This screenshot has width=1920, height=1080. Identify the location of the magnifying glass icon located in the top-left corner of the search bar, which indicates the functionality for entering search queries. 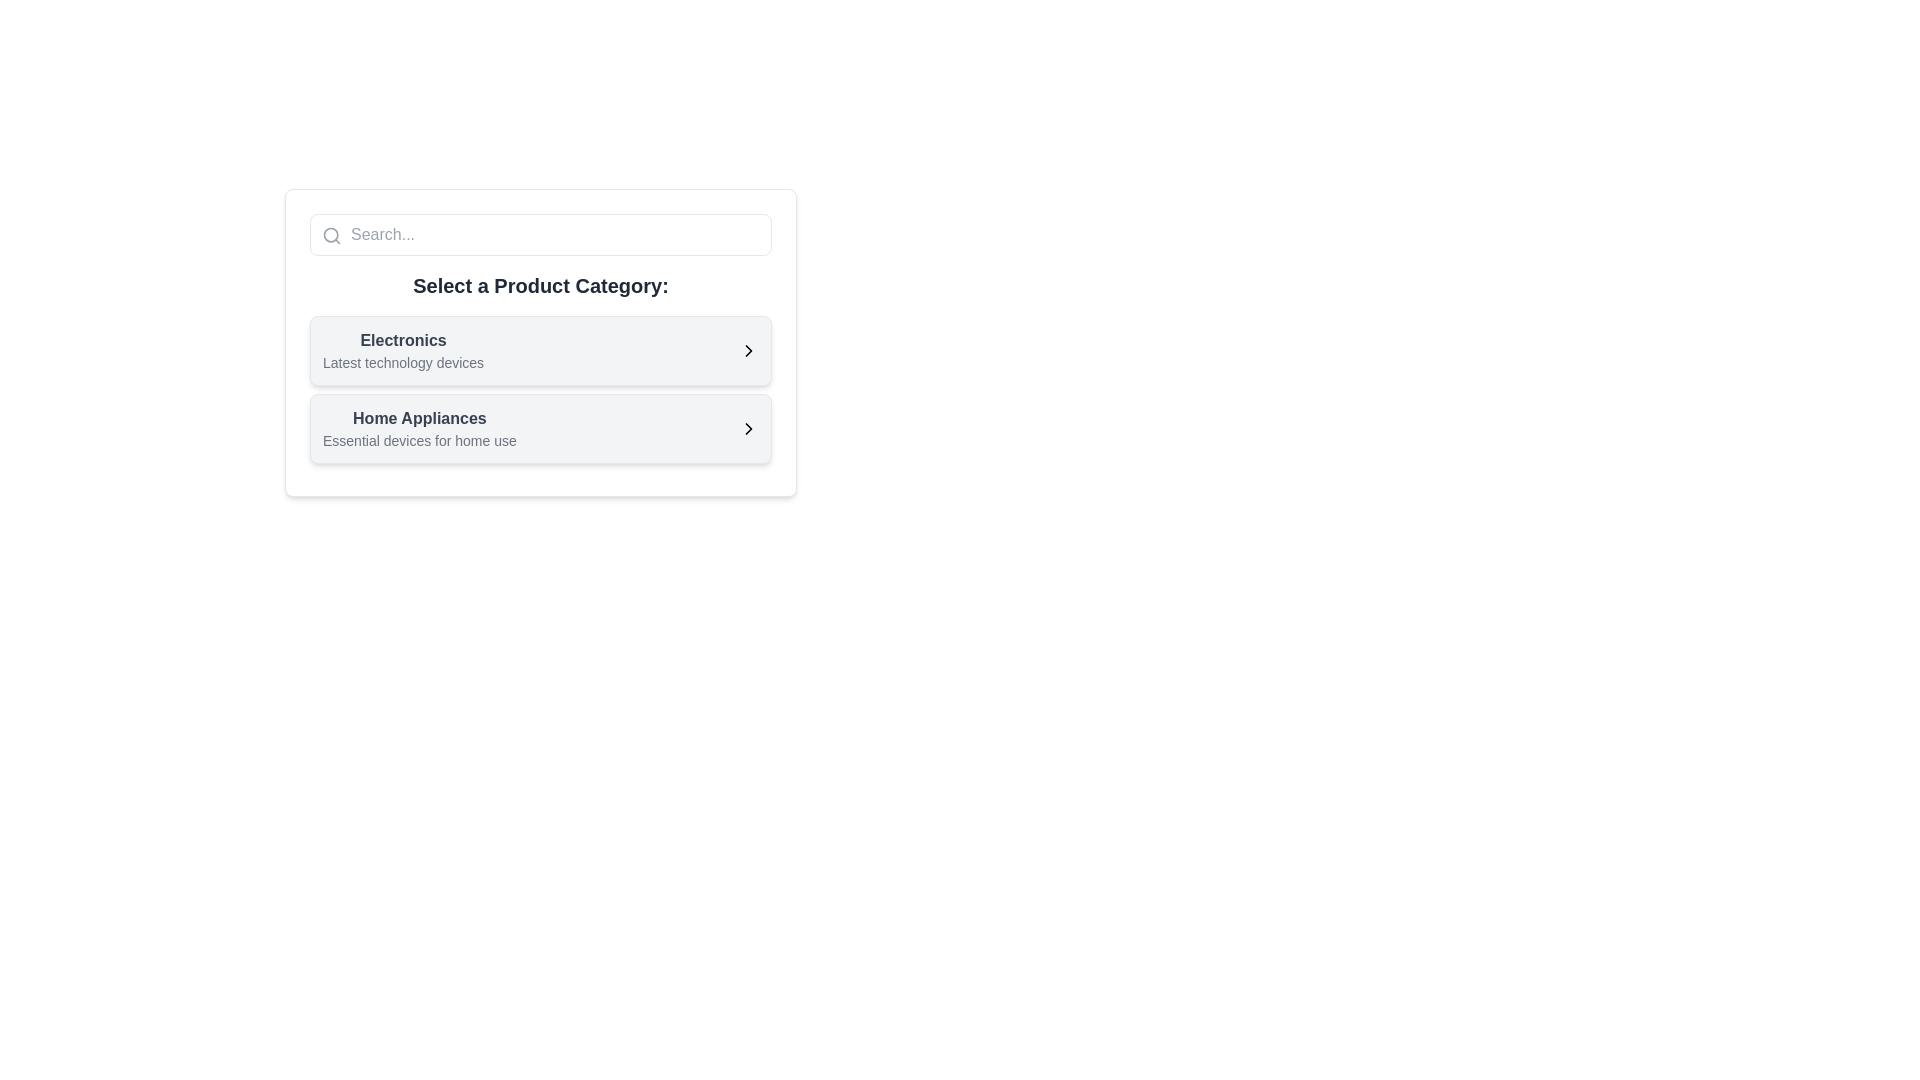
(331, 234).